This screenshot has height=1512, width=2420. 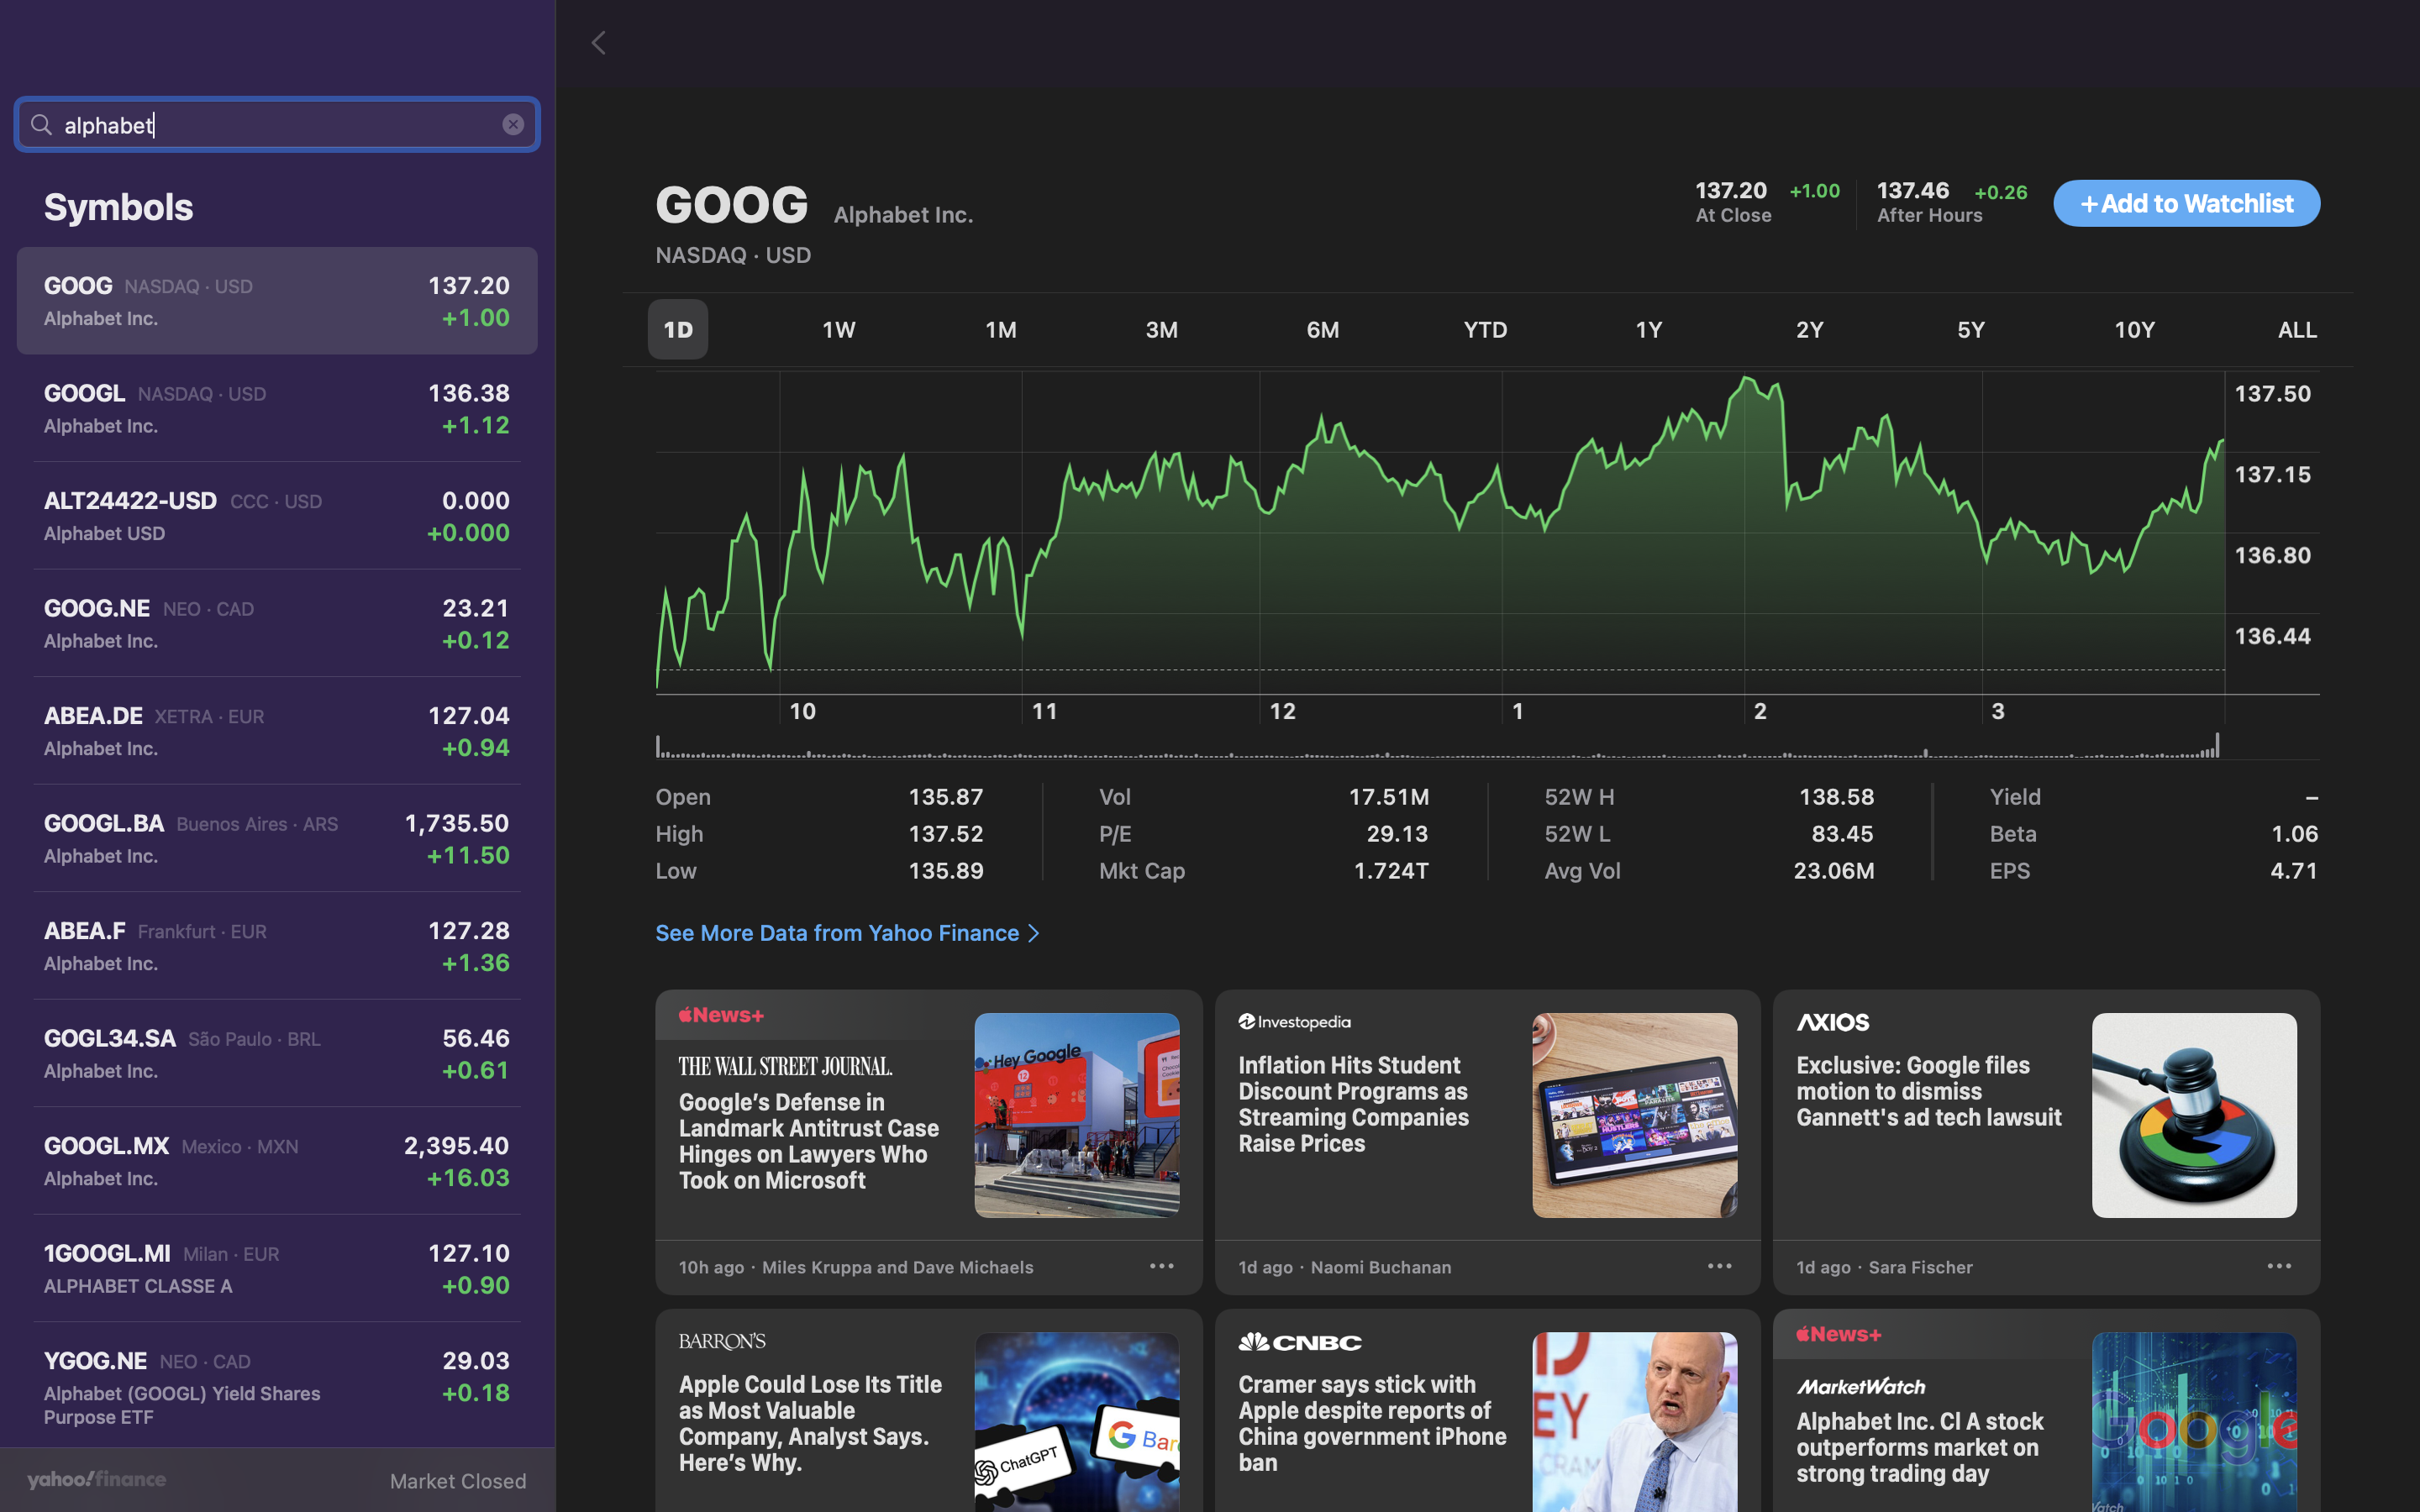 I want to click on Put the stock on the watchlist, so click(x=2186, y=204).